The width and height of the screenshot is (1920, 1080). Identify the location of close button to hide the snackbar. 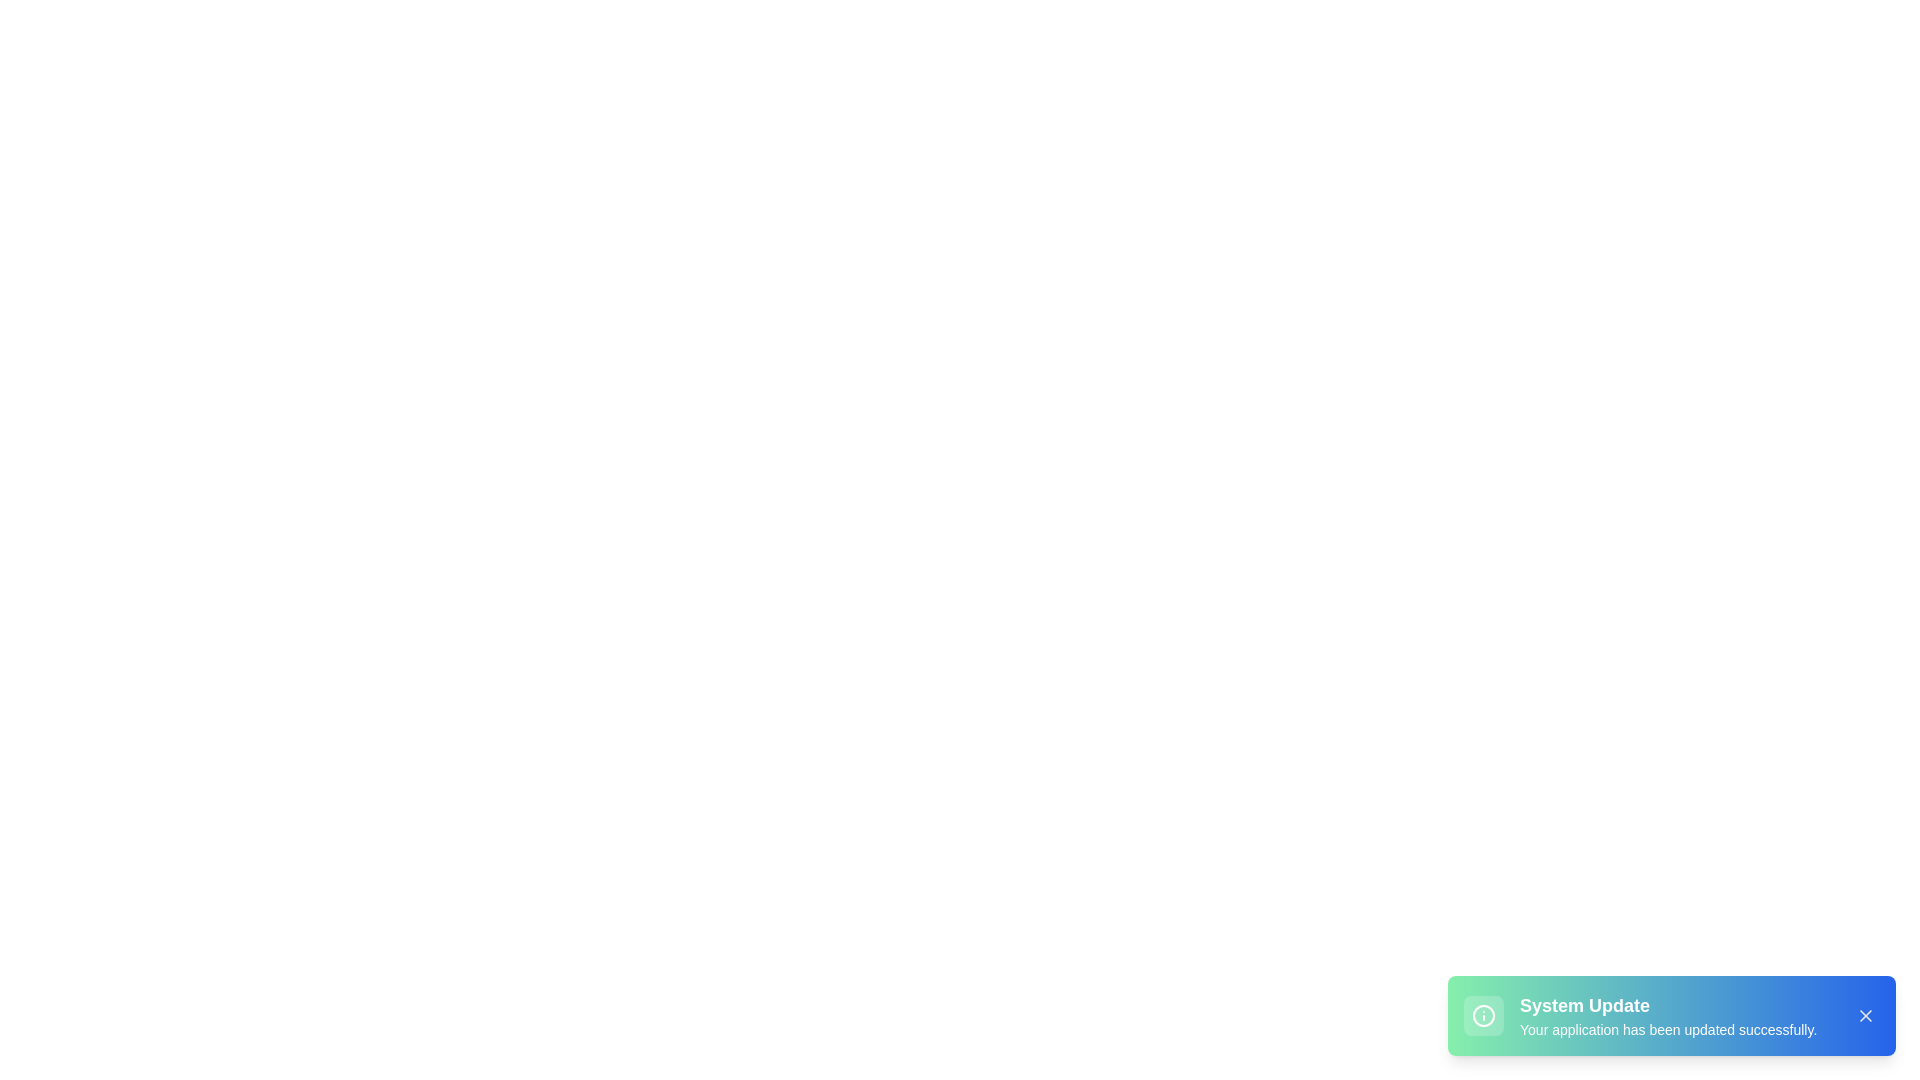
(1865, 1015).